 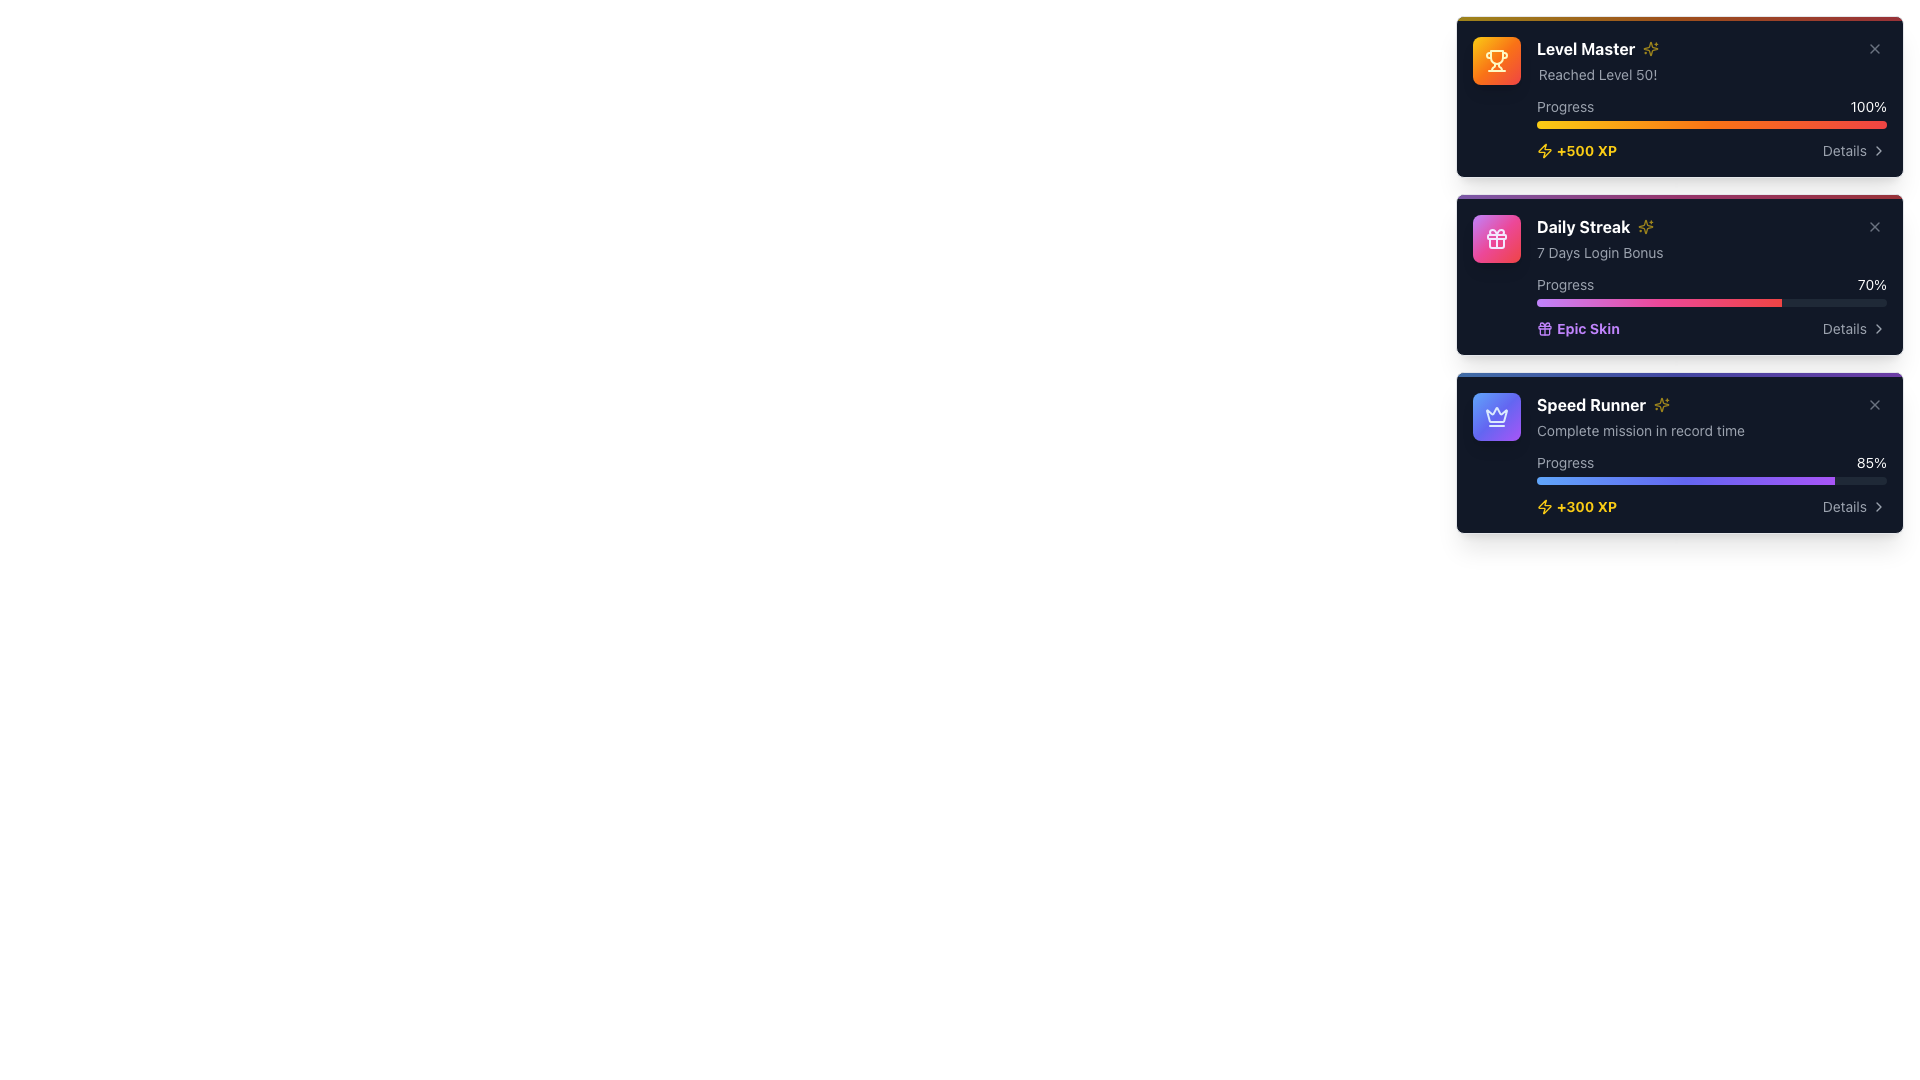 I want to click on the progress visually on the progress bar located in the bottom-most card beneath the title 'Speed Runner' and above the reward information '+300 XP', so click(x=1711, y=469).